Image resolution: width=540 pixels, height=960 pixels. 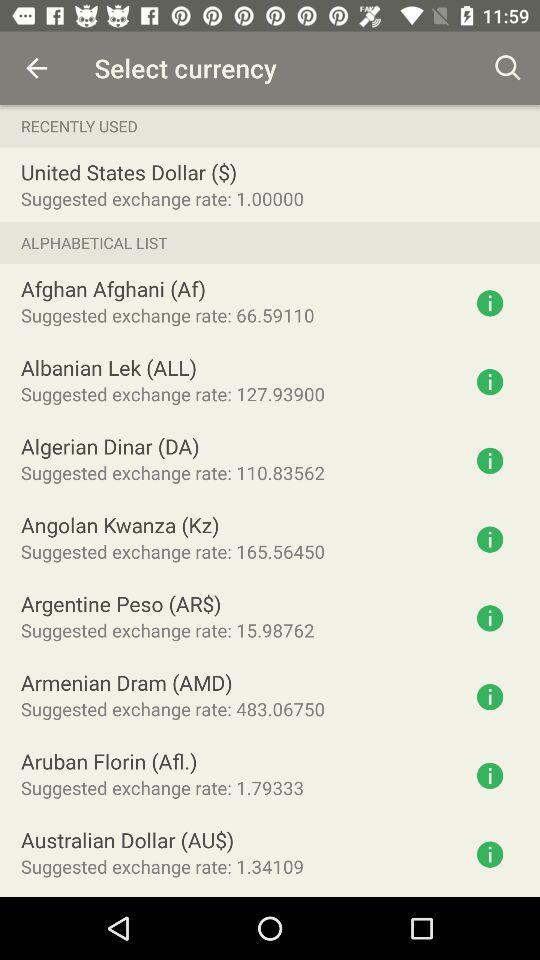 What do you see at coordinates (489, 303) in the screenshot?
I see `more information` at bounding box center [489, 303].